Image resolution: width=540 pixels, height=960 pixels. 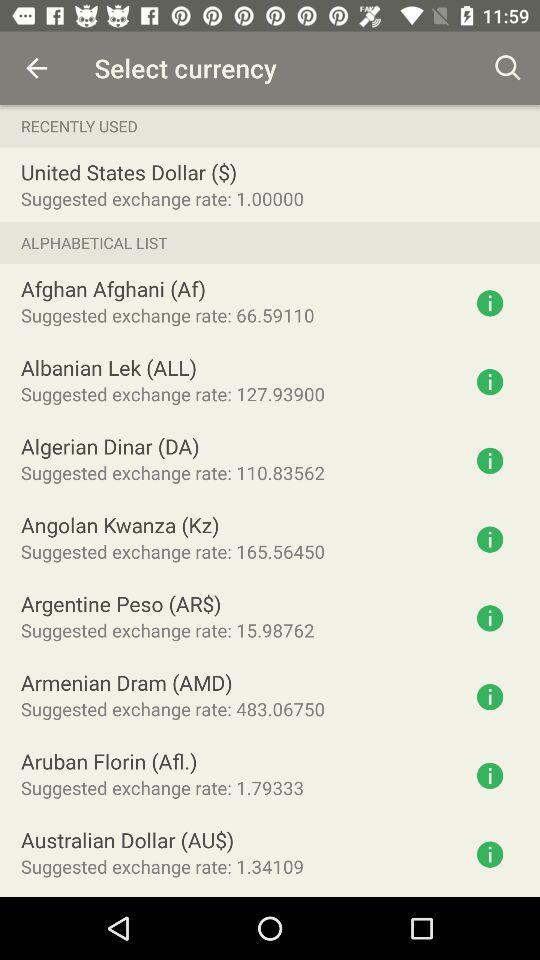 What do you see at coordinates (489, 303) in the screenshot?
I see `more information` at bounding box center [489, 303].